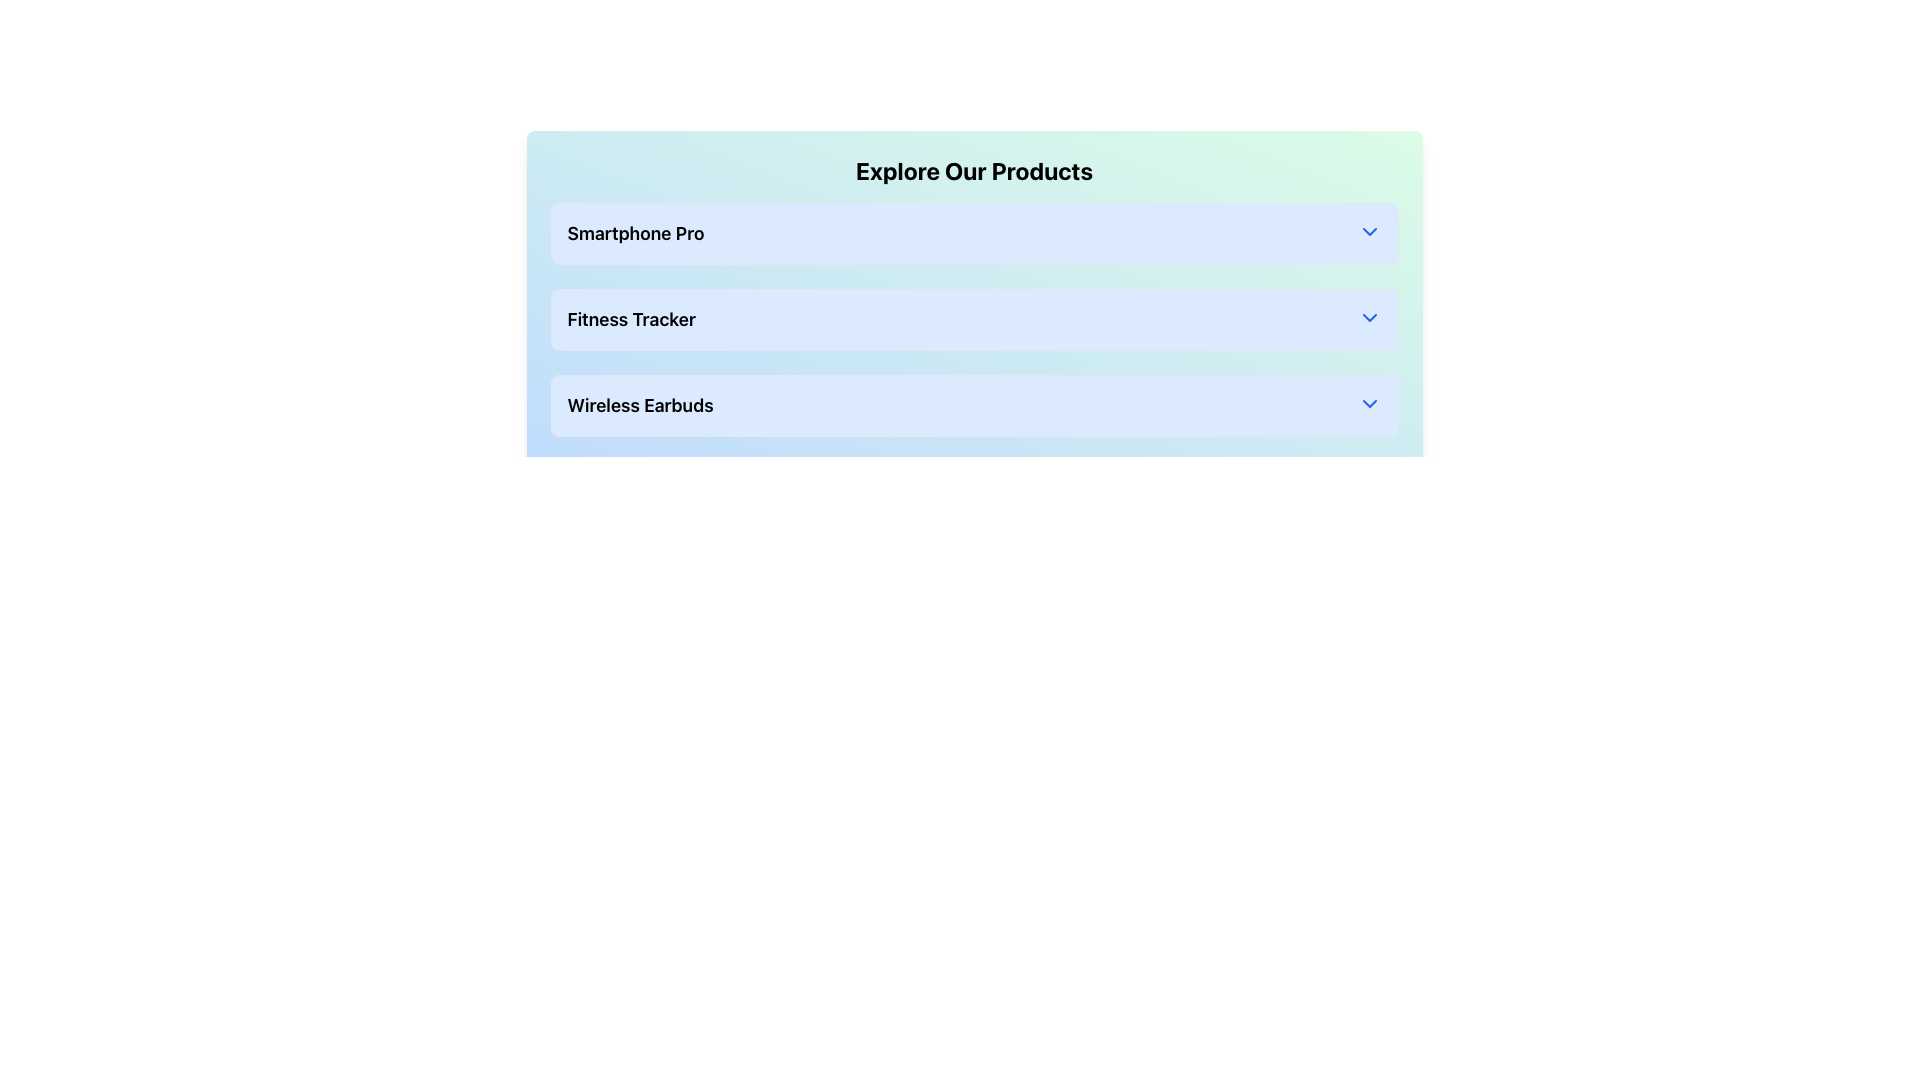 The height and width of the screenshot is (1080, 1920). What do you see at coordinates (1368, 404) in the screenshot?
I see `the Icon Button located at the far right of the 'Wireless Earbuds' section to indicate interactivity` at bounding box center [1368, 404].